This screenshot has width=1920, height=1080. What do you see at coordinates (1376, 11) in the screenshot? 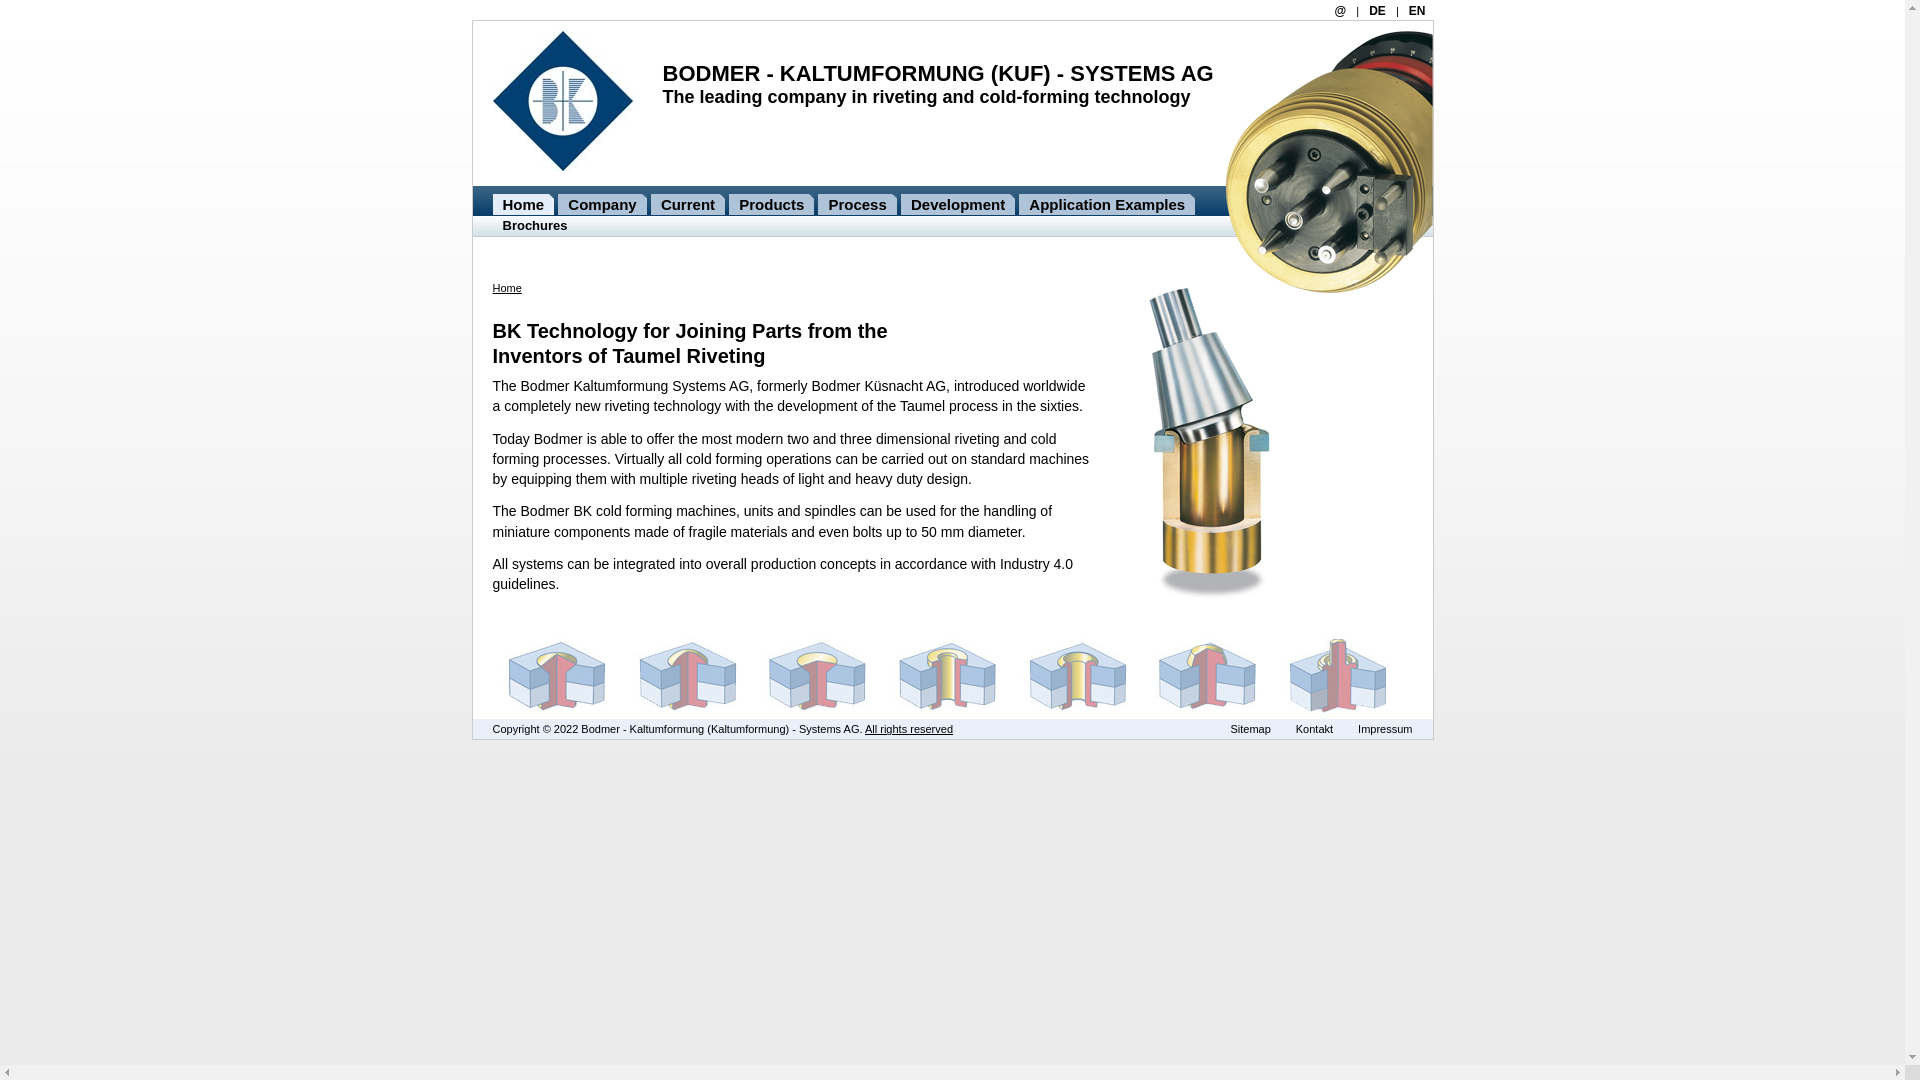
I see `'DE'` at bounding box center [1376, 11].